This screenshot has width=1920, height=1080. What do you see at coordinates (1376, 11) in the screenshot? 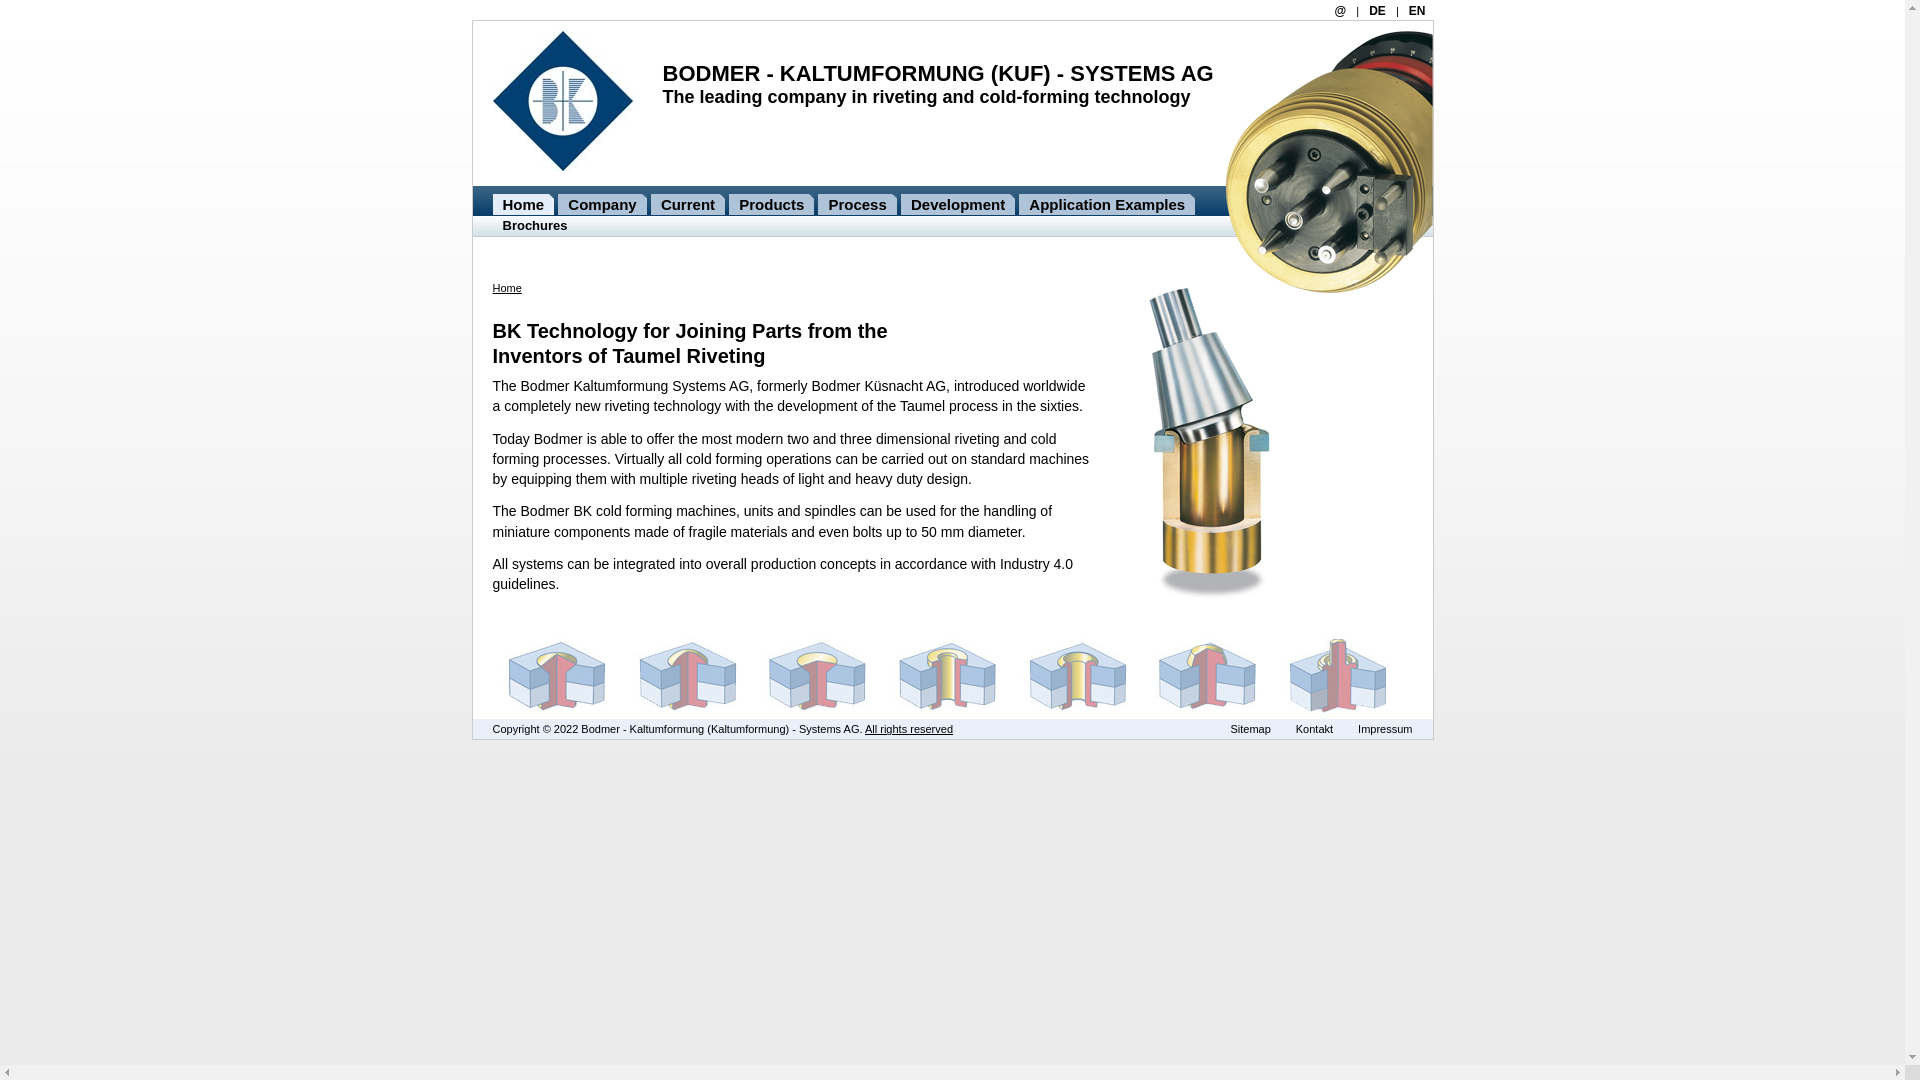
I see `'DE'` at bounding box center [1376, 11].